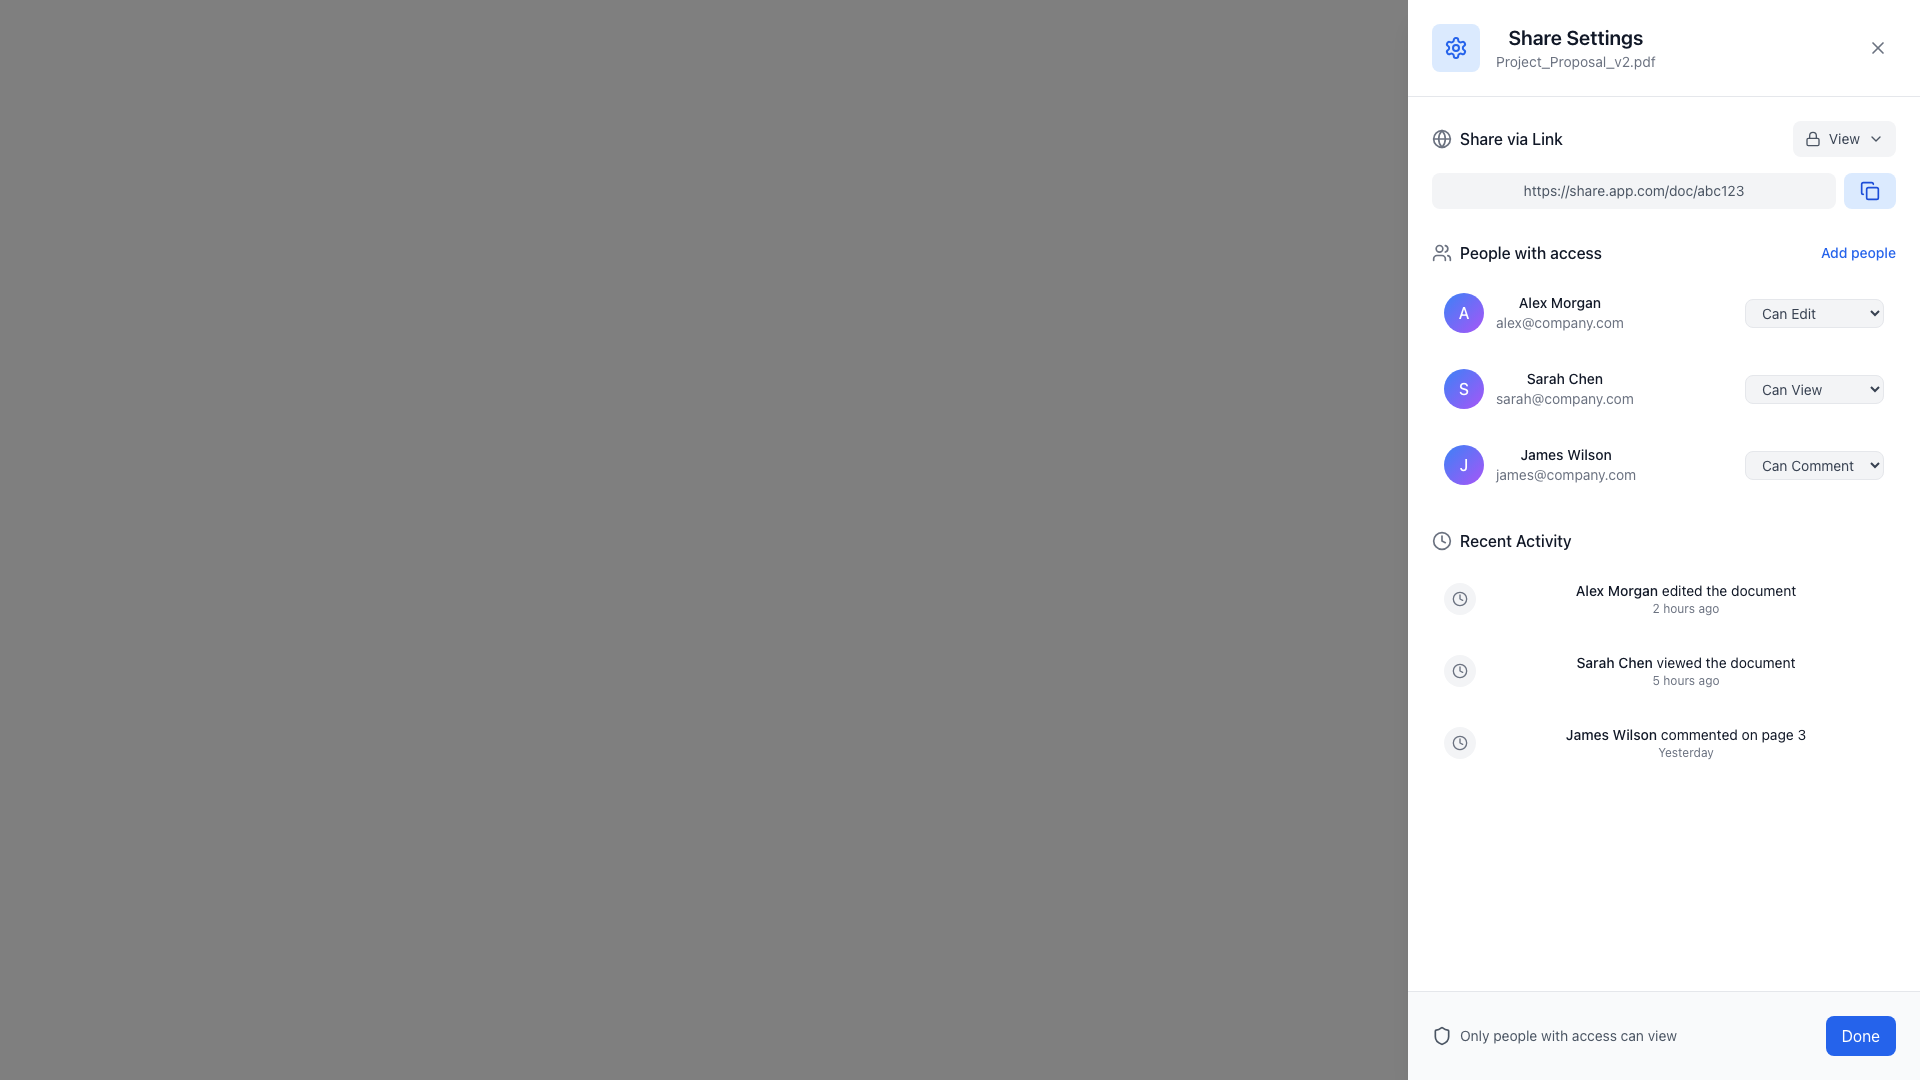 Image resolution: width=1920 pixels, height=1080 pixels. What do you see at coordinates (1614, 662) in the screenshot?
I see `the text label that displays 'Sarah Chen' in bold within the Recent Activity section of the activity log` at bounding box center [1614, 662].